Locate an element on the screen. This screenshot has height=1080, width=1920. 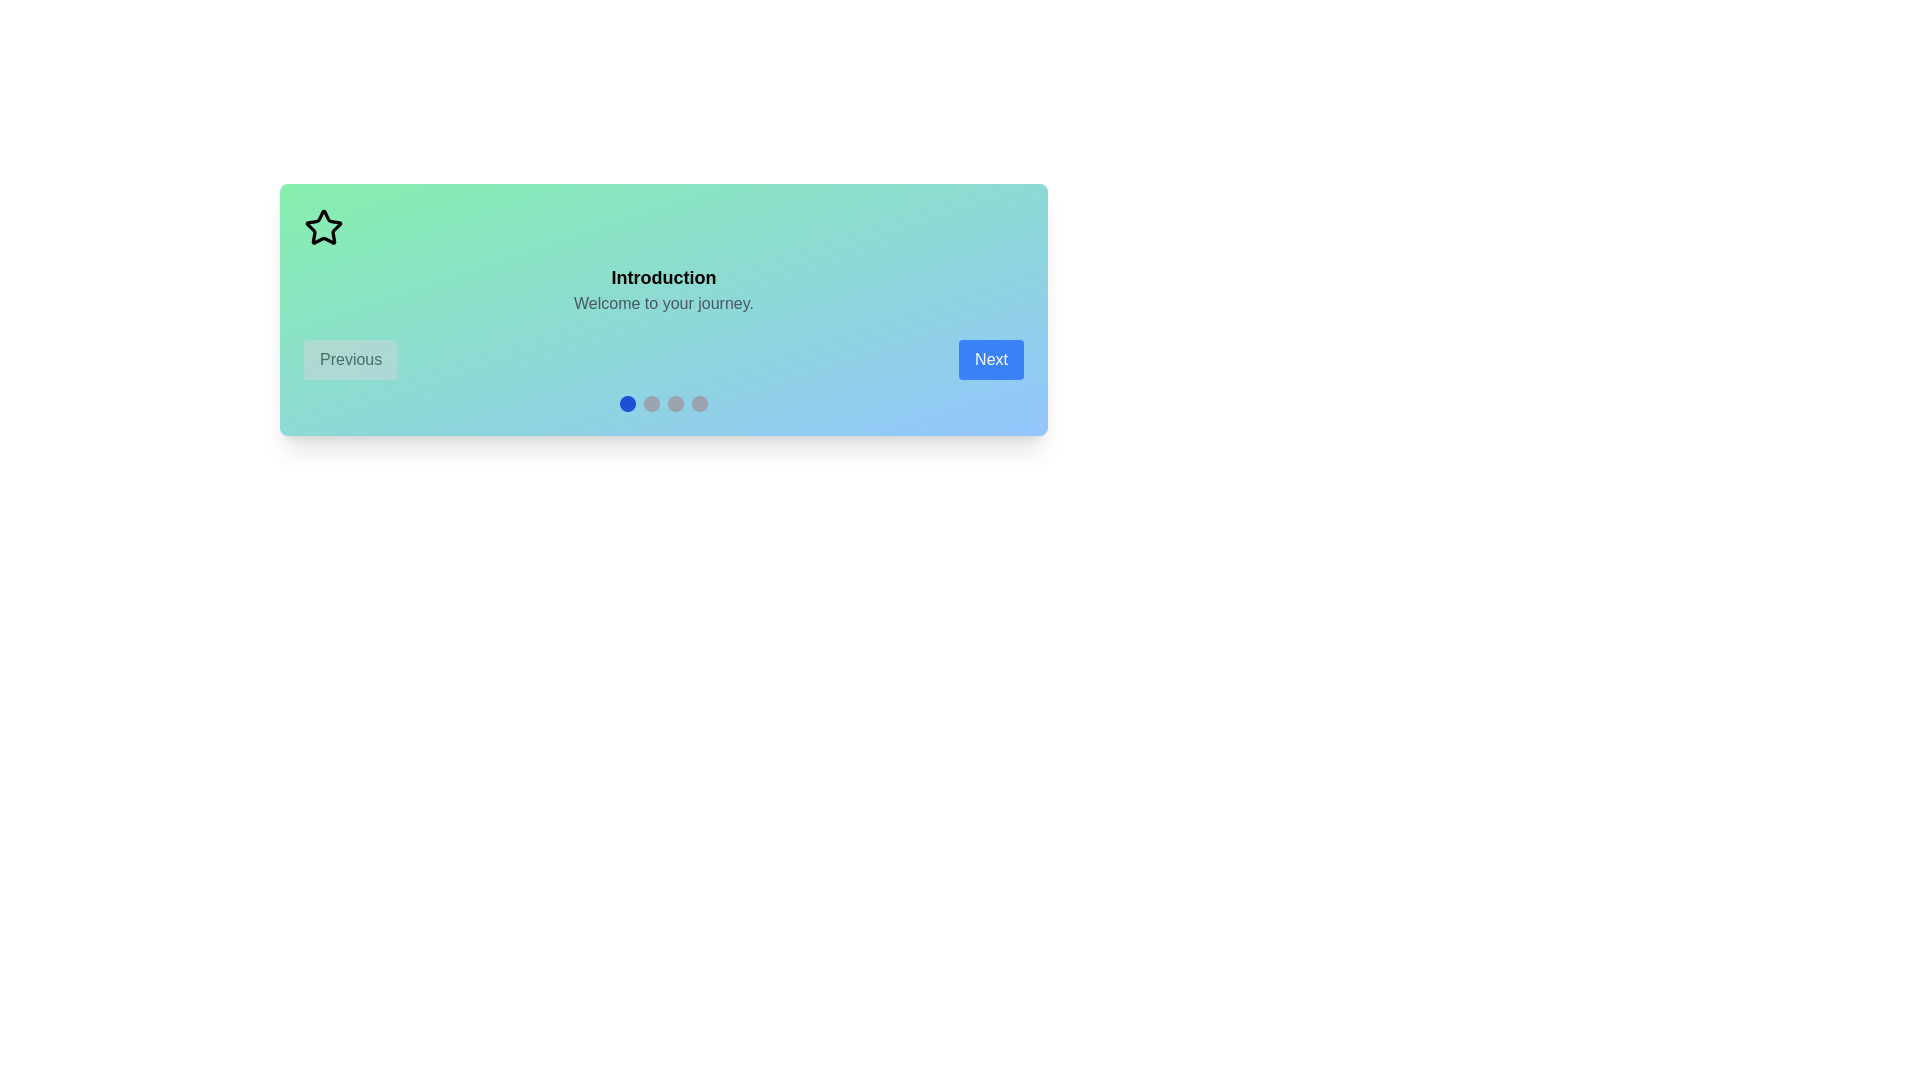
the indicator corresponding to the scene number 4 is located at coordinates (700, 404).